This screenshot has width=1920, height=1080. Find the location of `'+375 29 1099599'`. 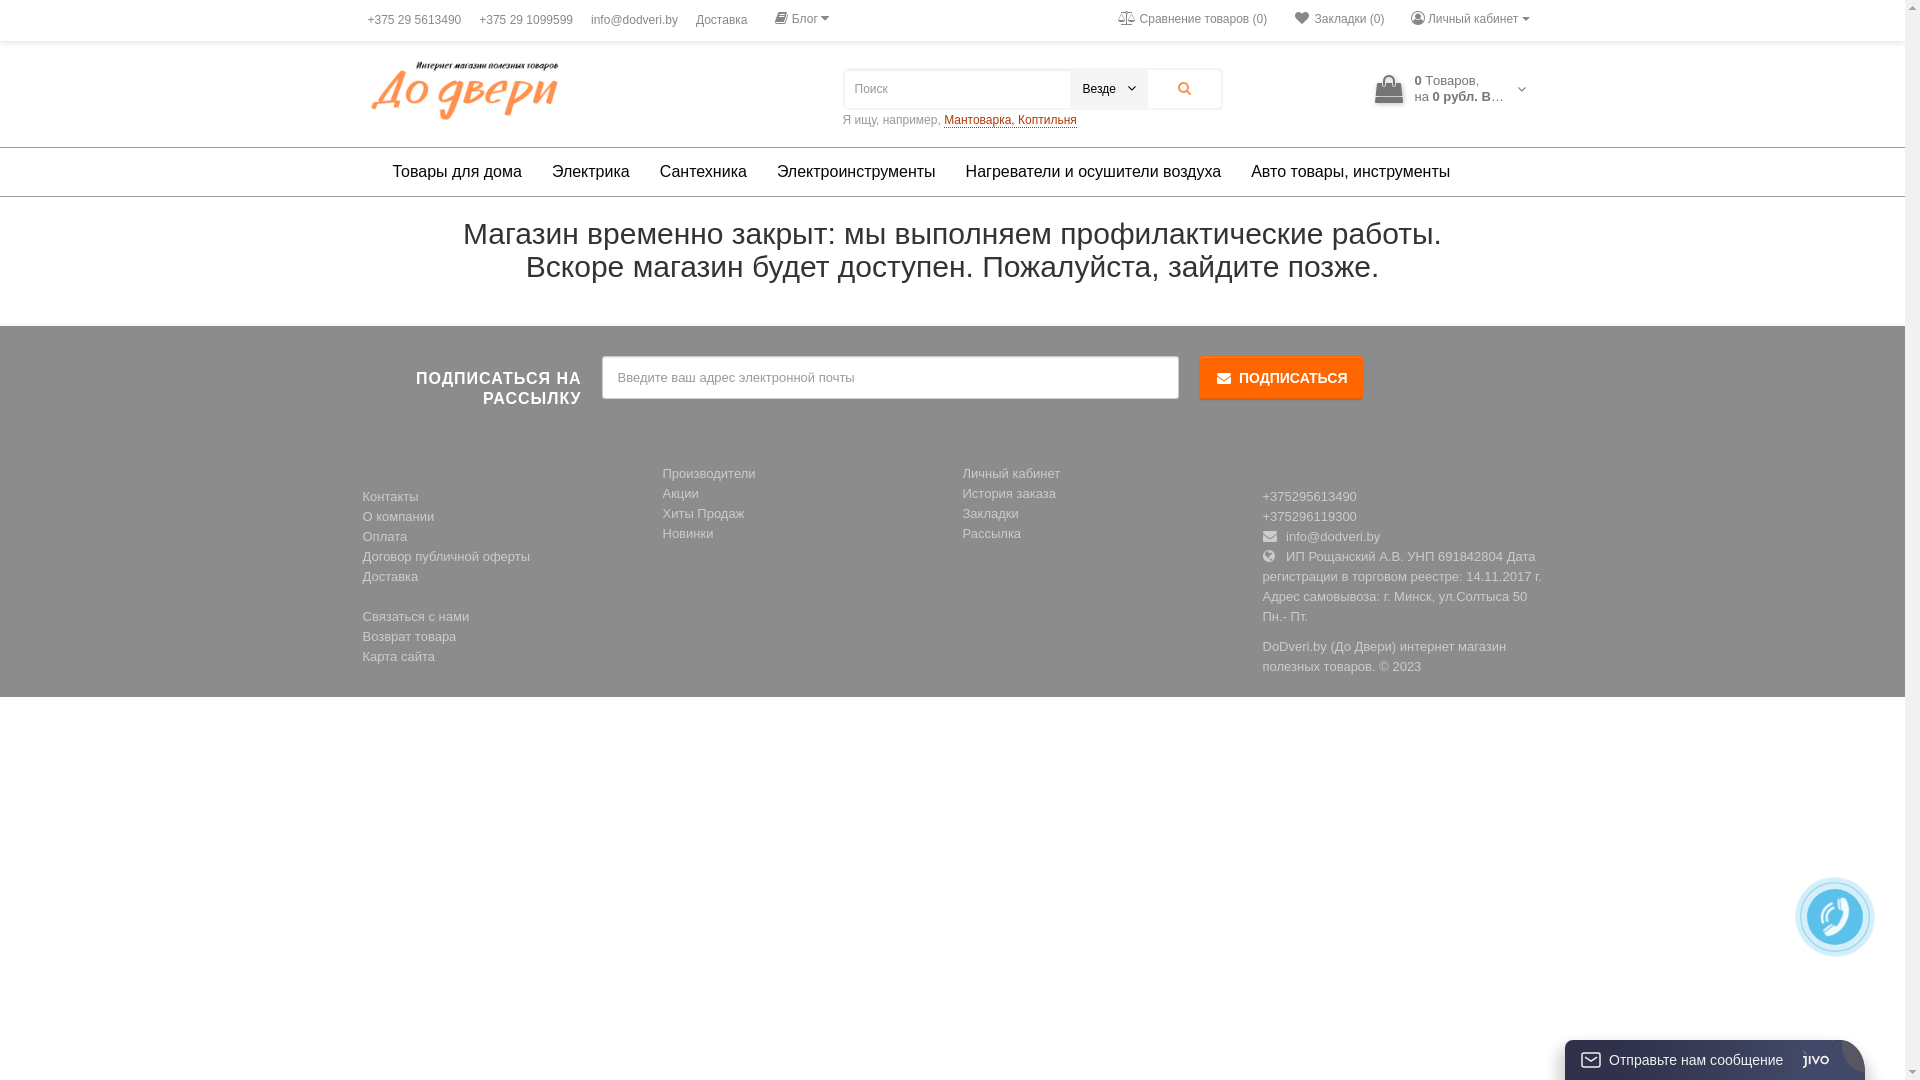

'+375 29 1099599' is located at coordinates (526, 19).